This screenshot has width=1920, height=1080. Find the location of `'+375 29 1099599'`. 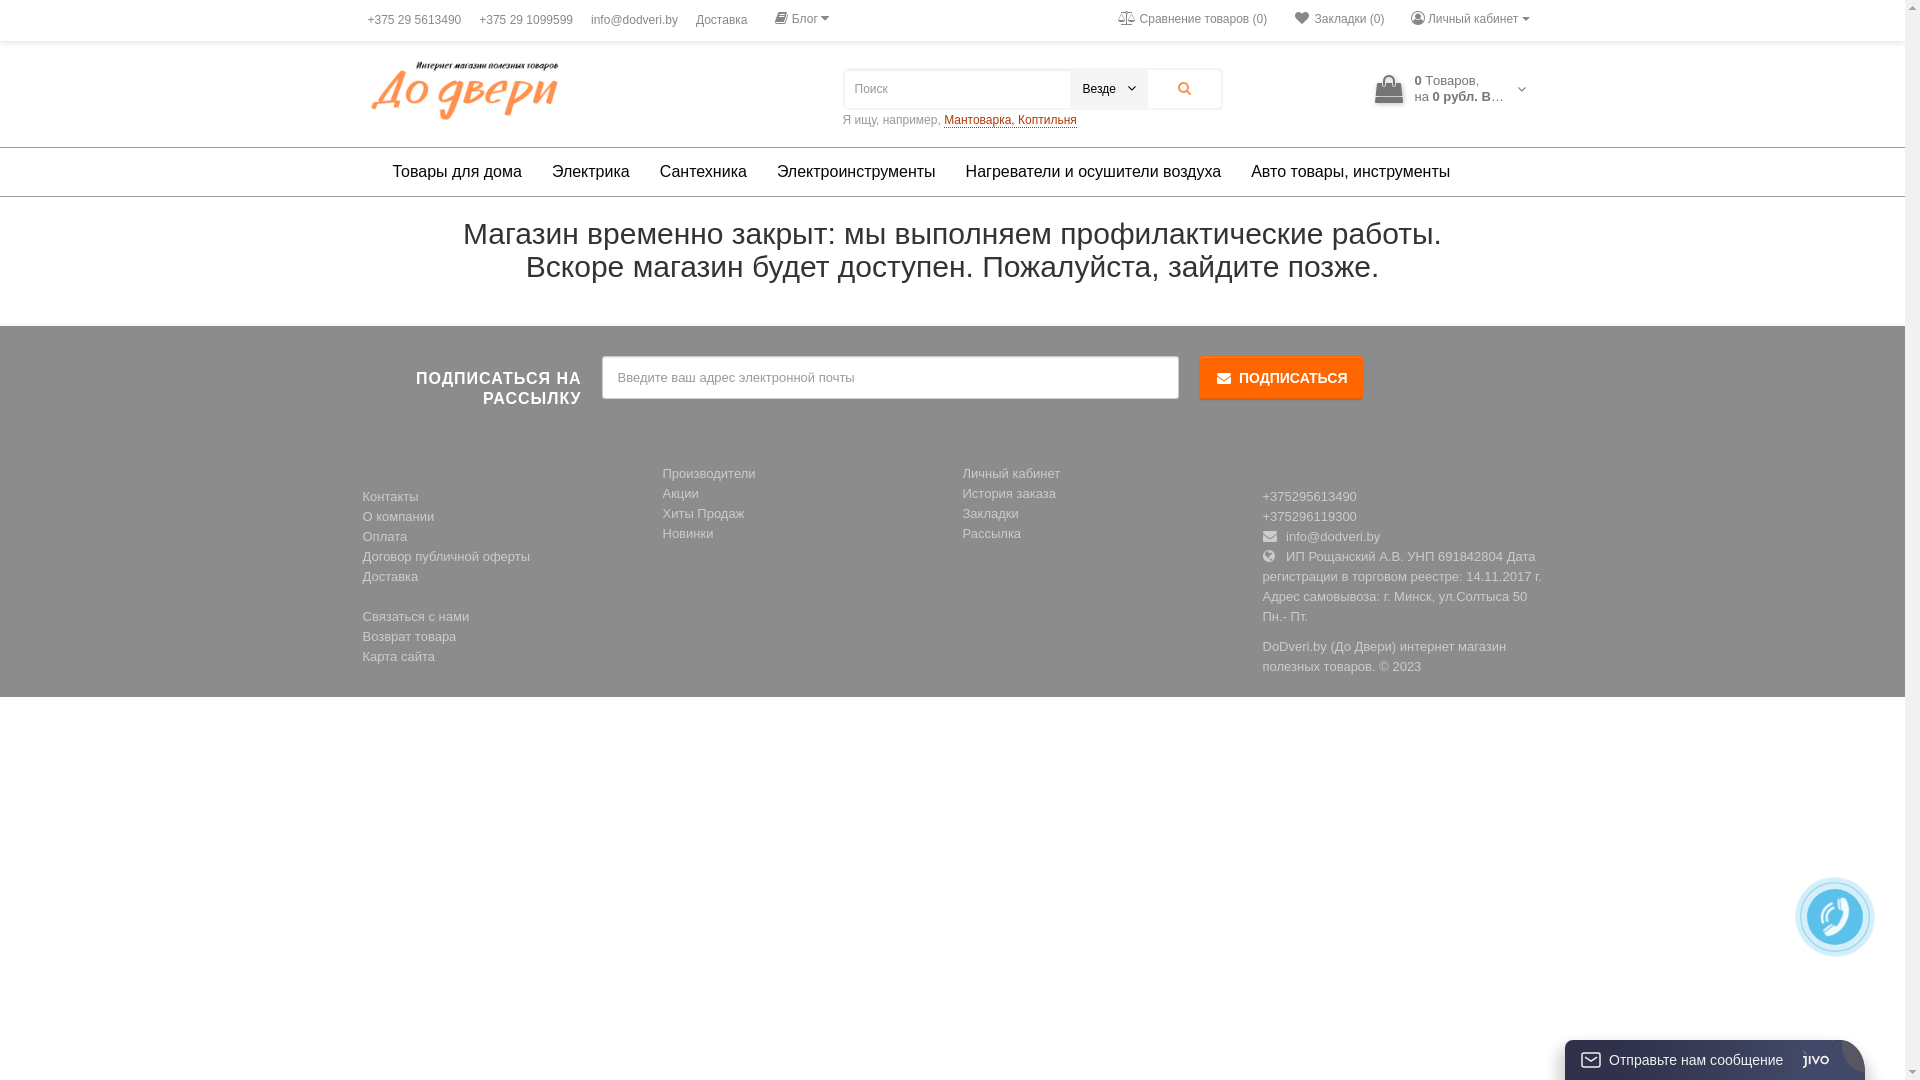

'+375 29 1099599' is located at coordinates (526, 19).